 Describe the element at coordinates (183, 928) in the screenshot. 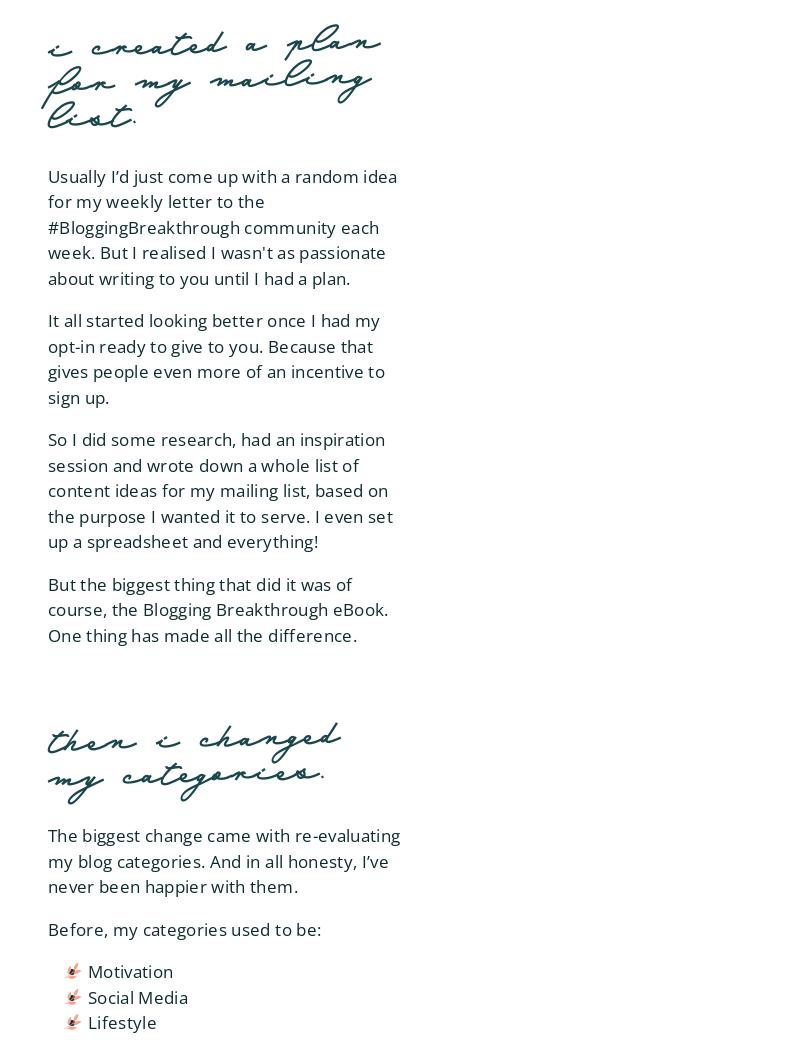

I see `'Before, my categories used to be:'` at that location.